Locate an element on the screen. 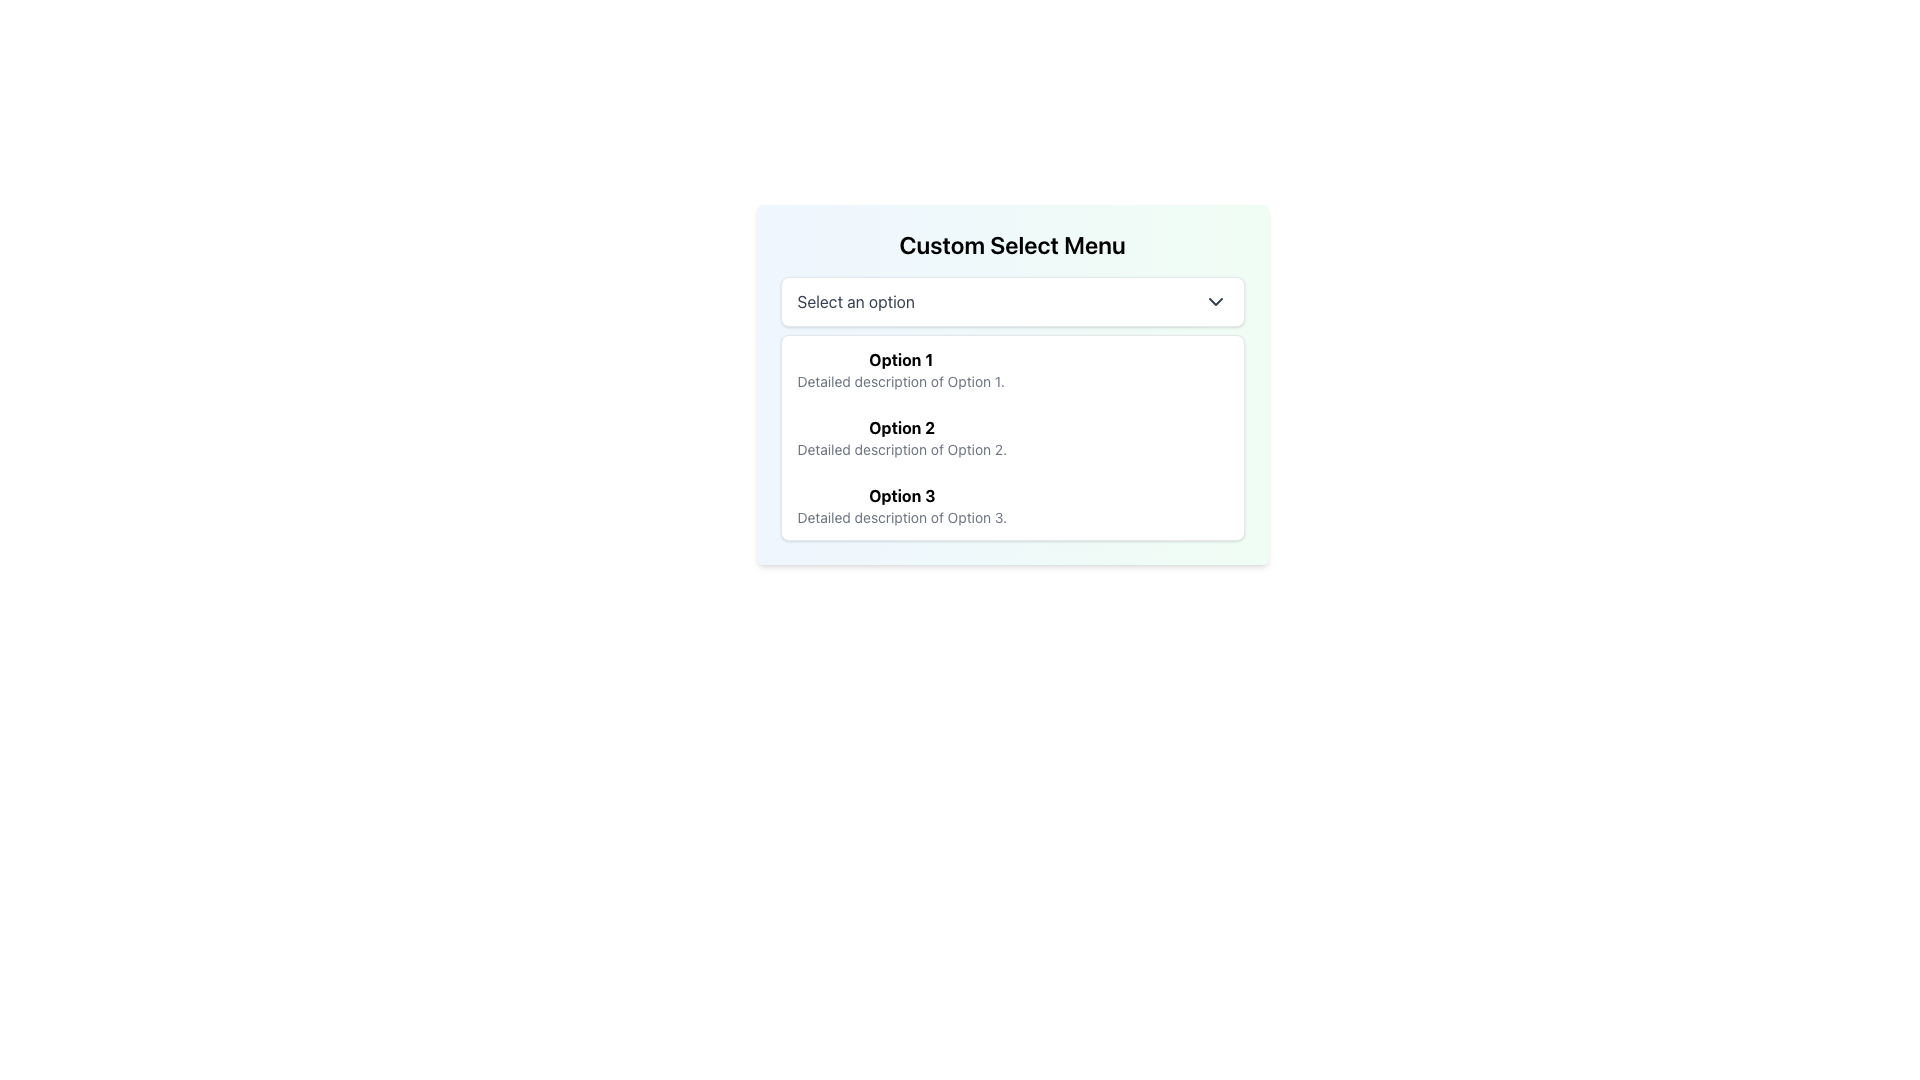 Image resolution: width=1920 pixels, height=1080 pixels. the dropdown button located at the top of the dropdown menu is located at coordinates (1012, 301).